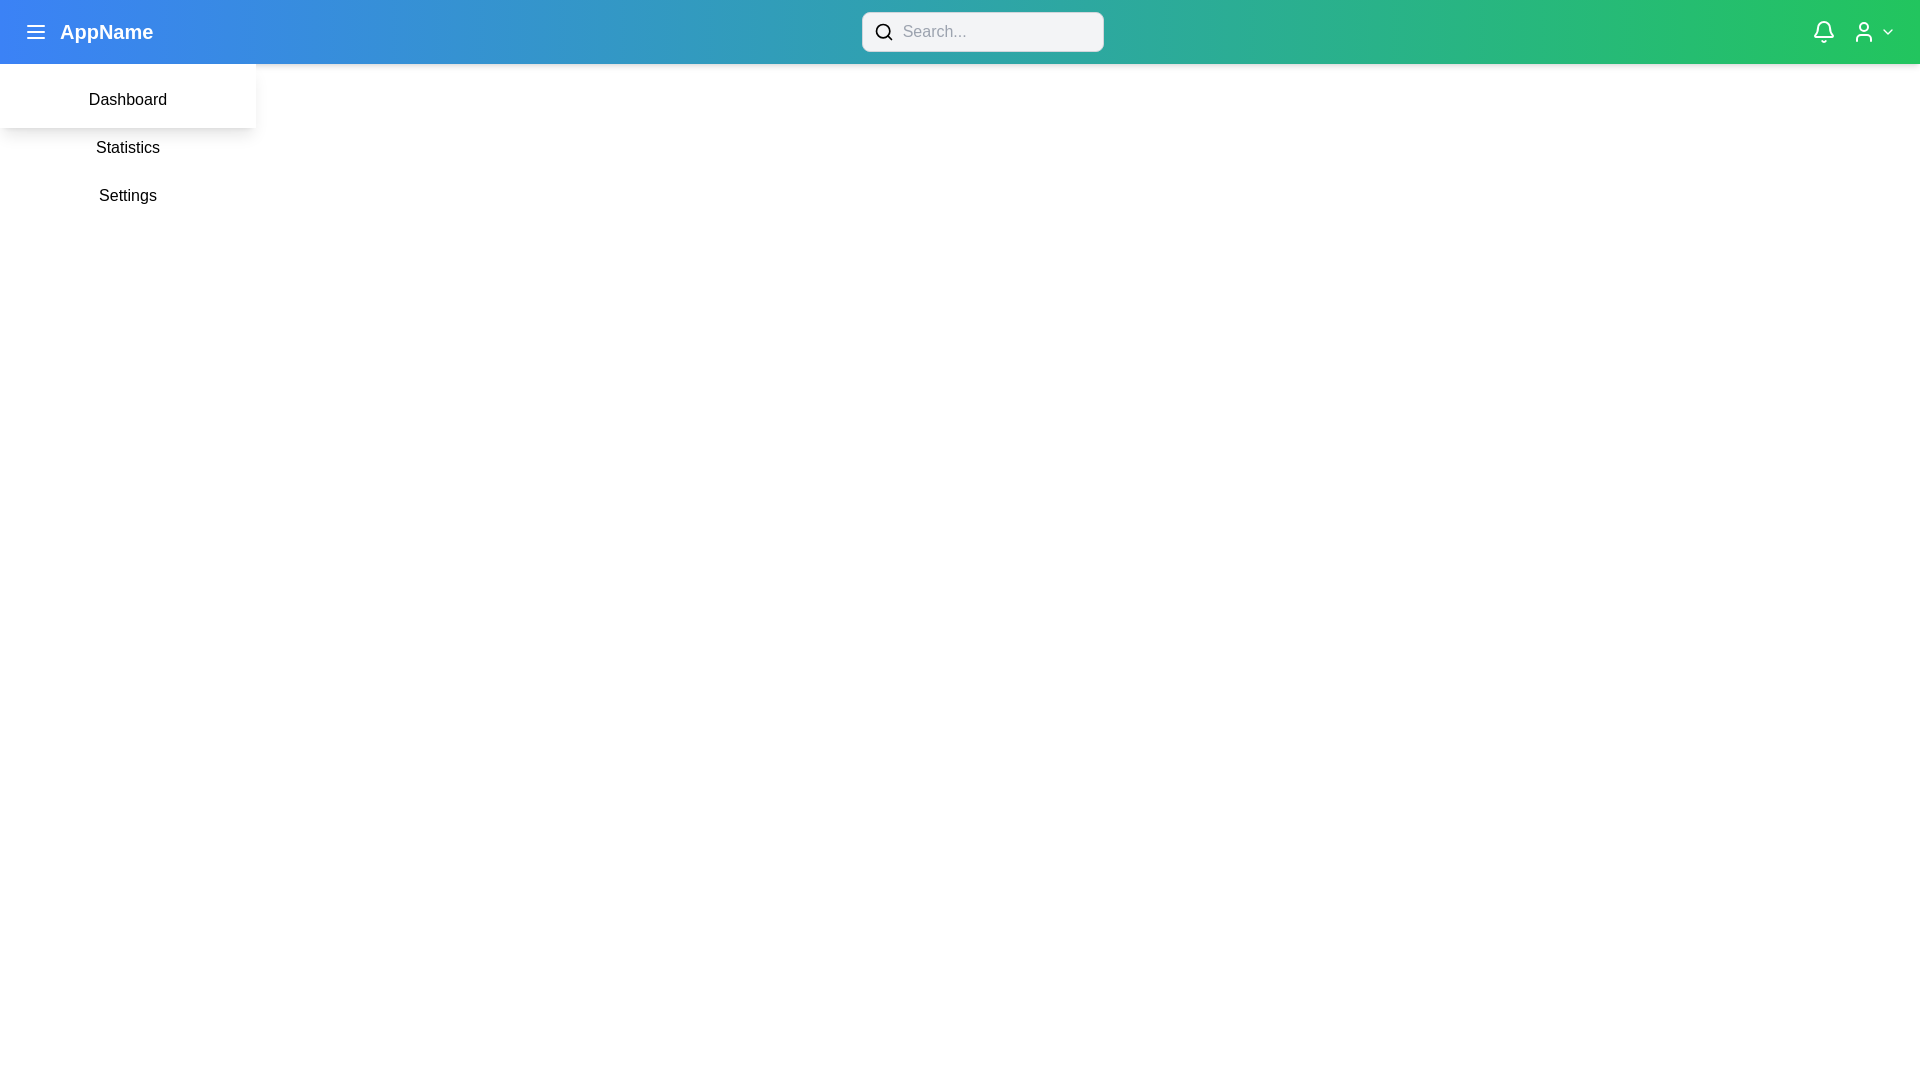  I want to click on the search input field located at the center of the top navigation bar, which is positioned between the application logo and user-related icons, so click(982, 31).